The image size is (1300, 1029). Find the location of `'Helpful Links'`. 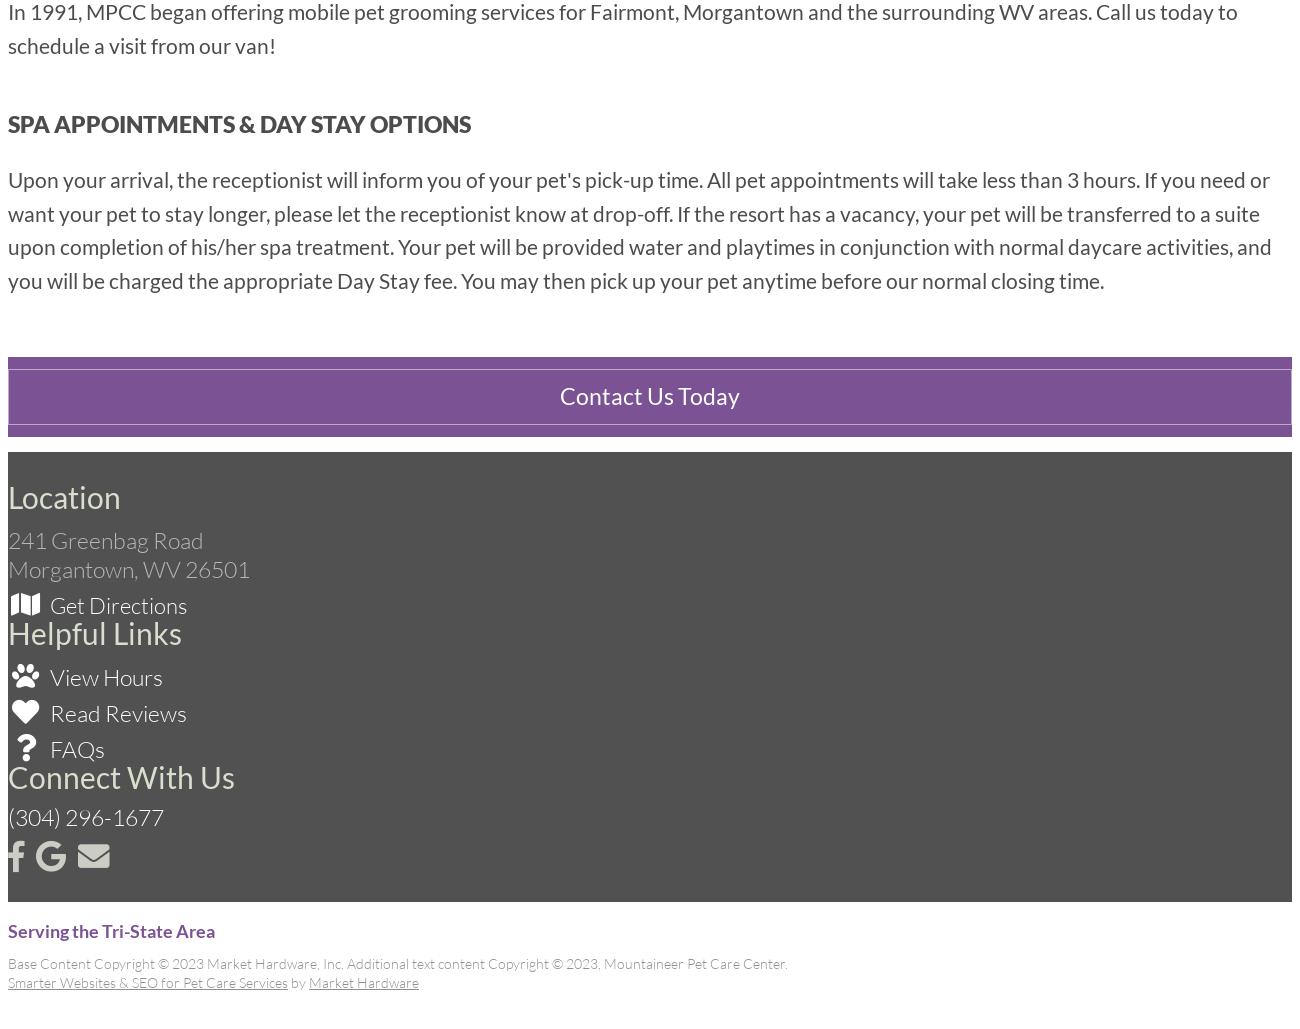

'Helpful Links' is located at coordinates (95, 632).